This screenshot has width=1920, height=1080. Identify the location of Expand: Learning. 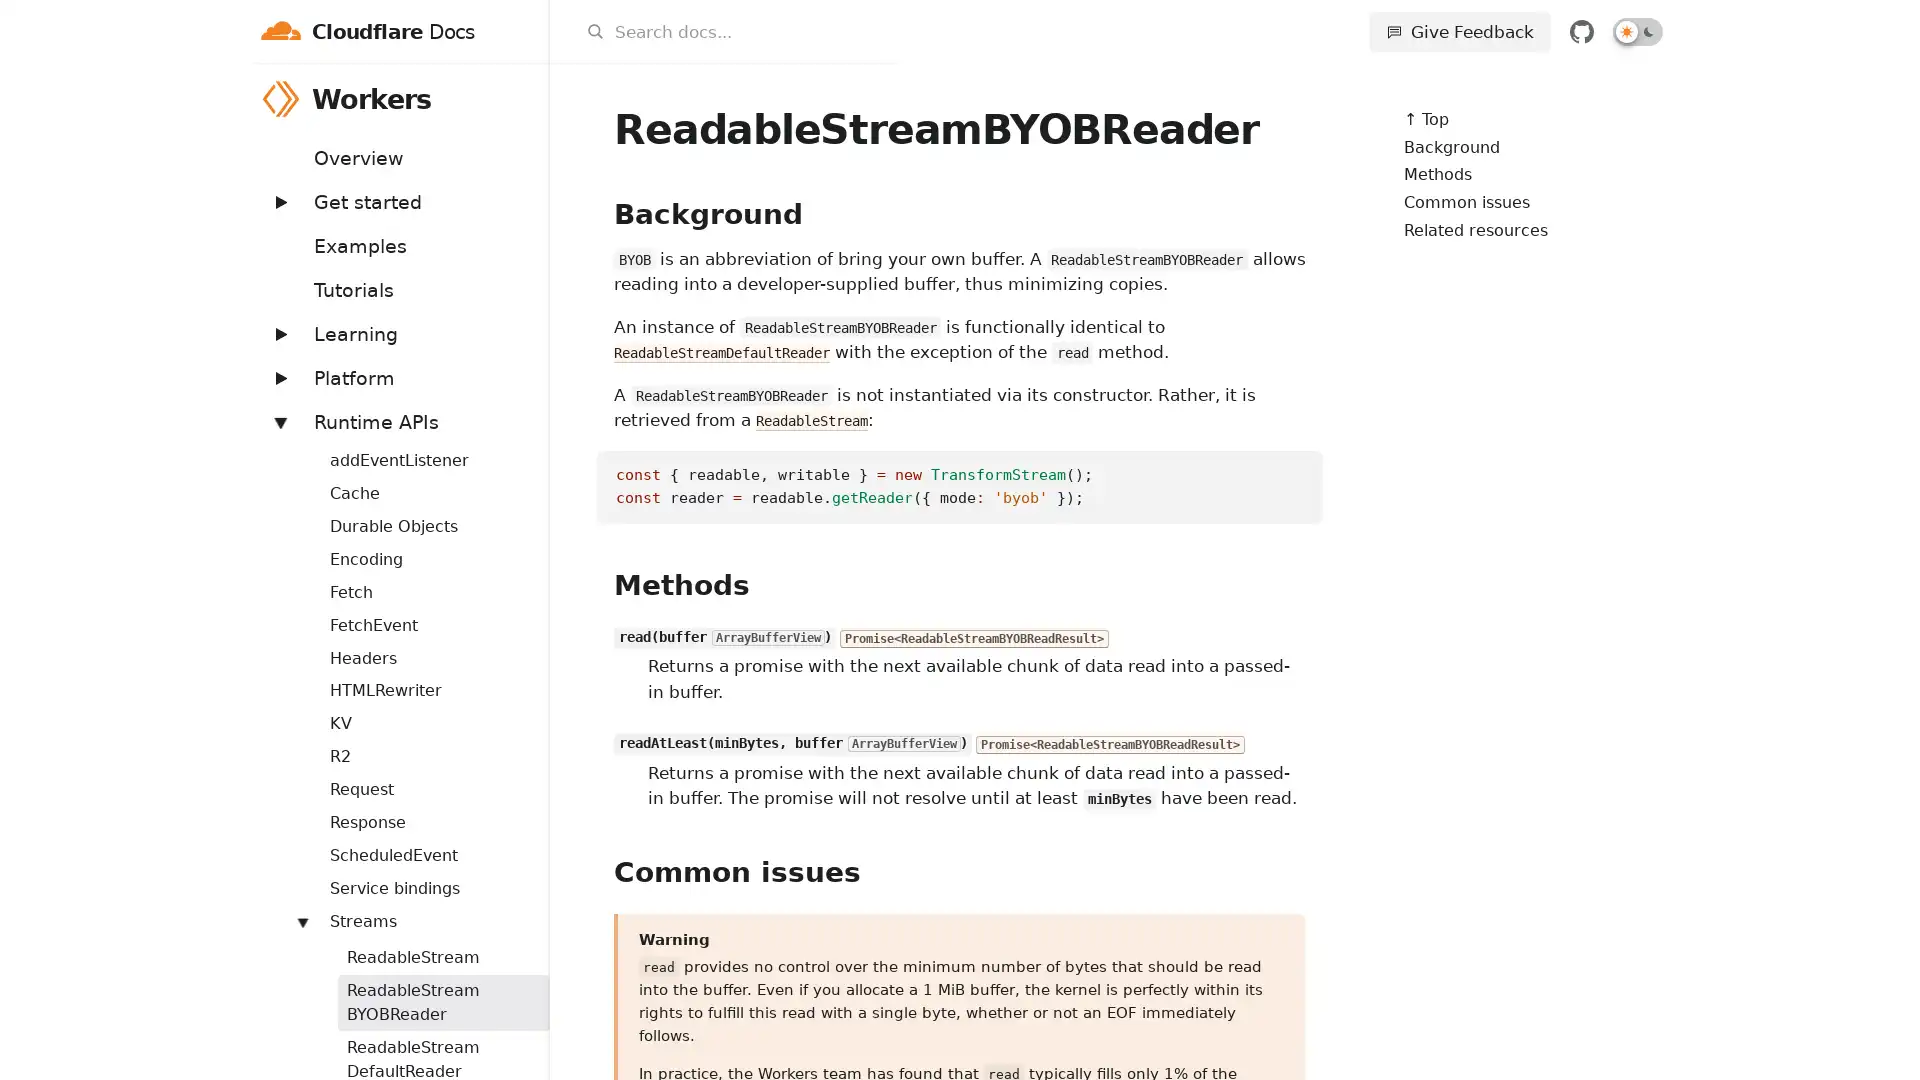
(278, 332).